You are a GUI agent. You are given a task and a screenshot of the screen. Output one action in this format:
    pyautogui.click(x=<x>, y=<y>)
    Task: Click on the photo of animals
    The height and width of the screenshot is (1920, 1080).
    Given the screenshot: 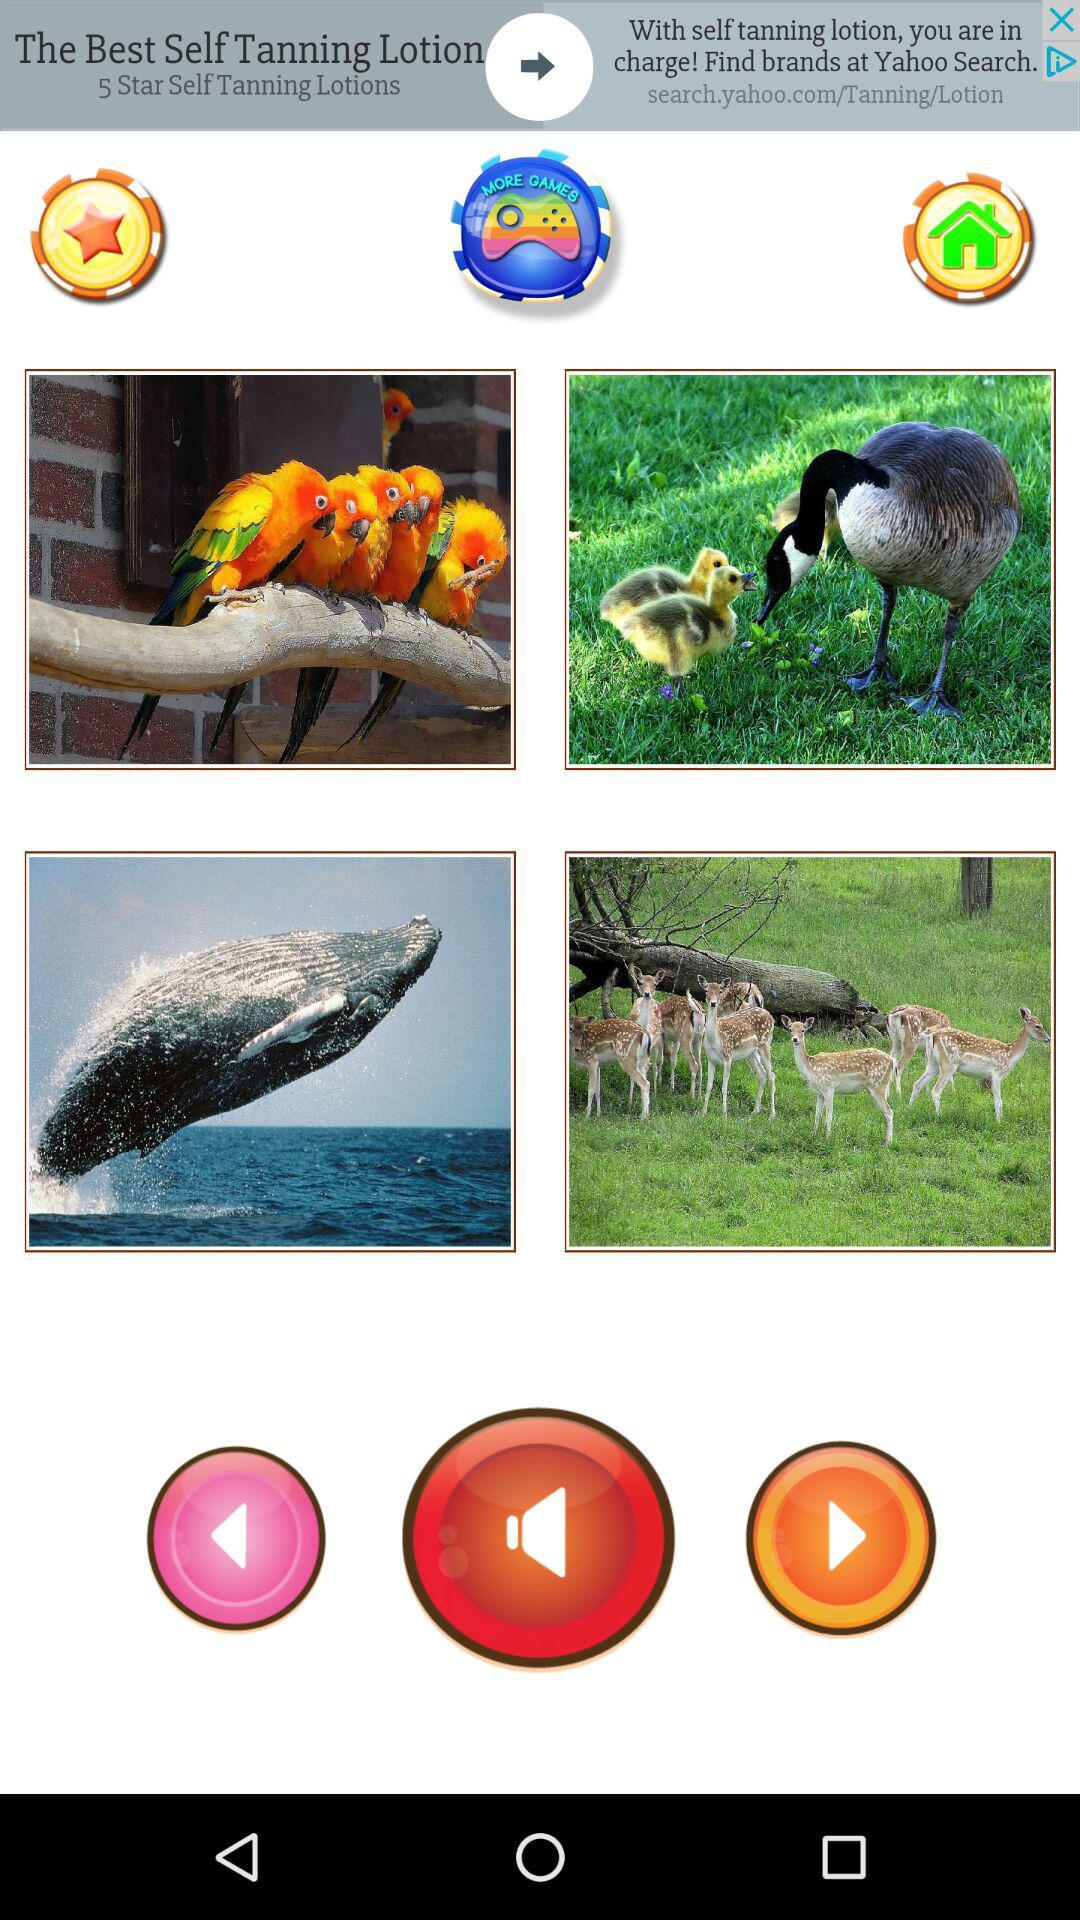 What is the action you would take?
    pyautogui.click(x=810, y=568)
    